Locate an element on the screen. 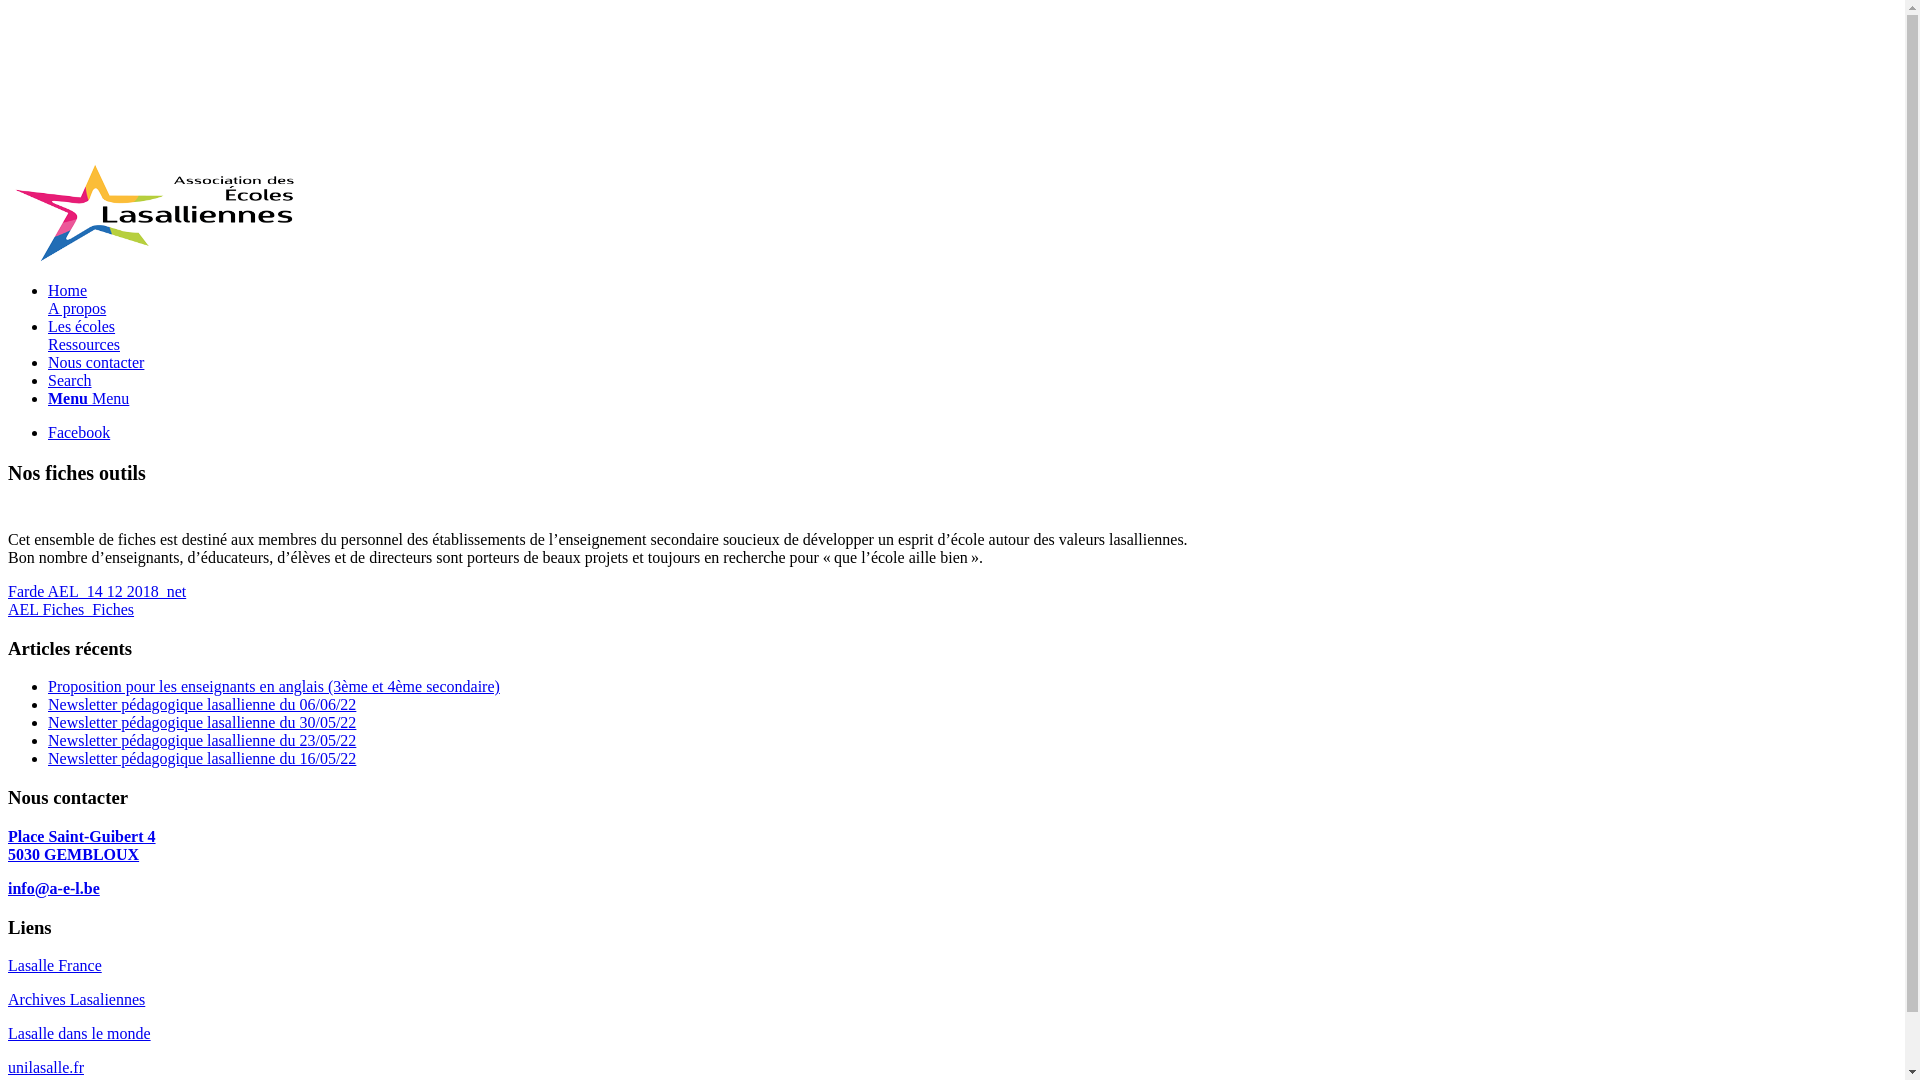  'Nous contacter' is located at coordinates (95, 362).